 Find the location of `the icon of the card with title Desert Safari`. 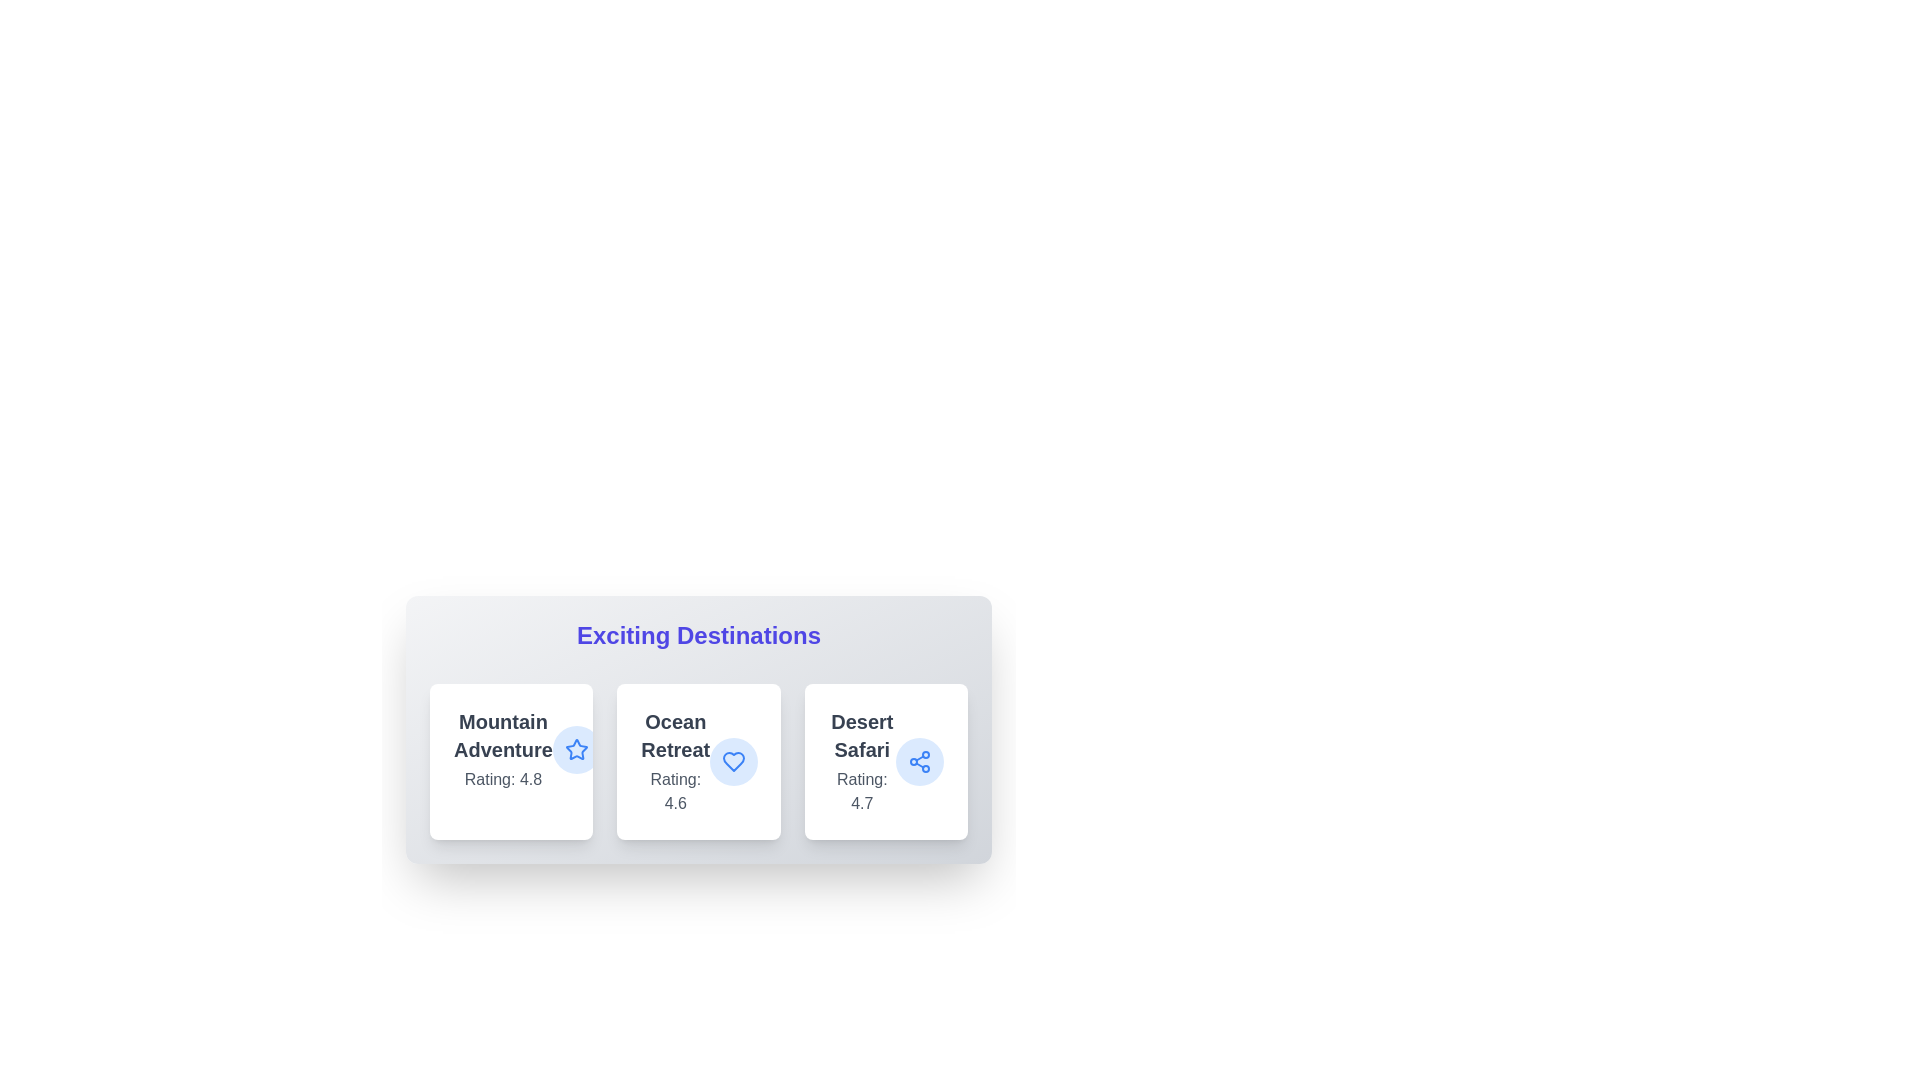

the icon of the card with title Desert Safari is located at coordinates (919, 762).